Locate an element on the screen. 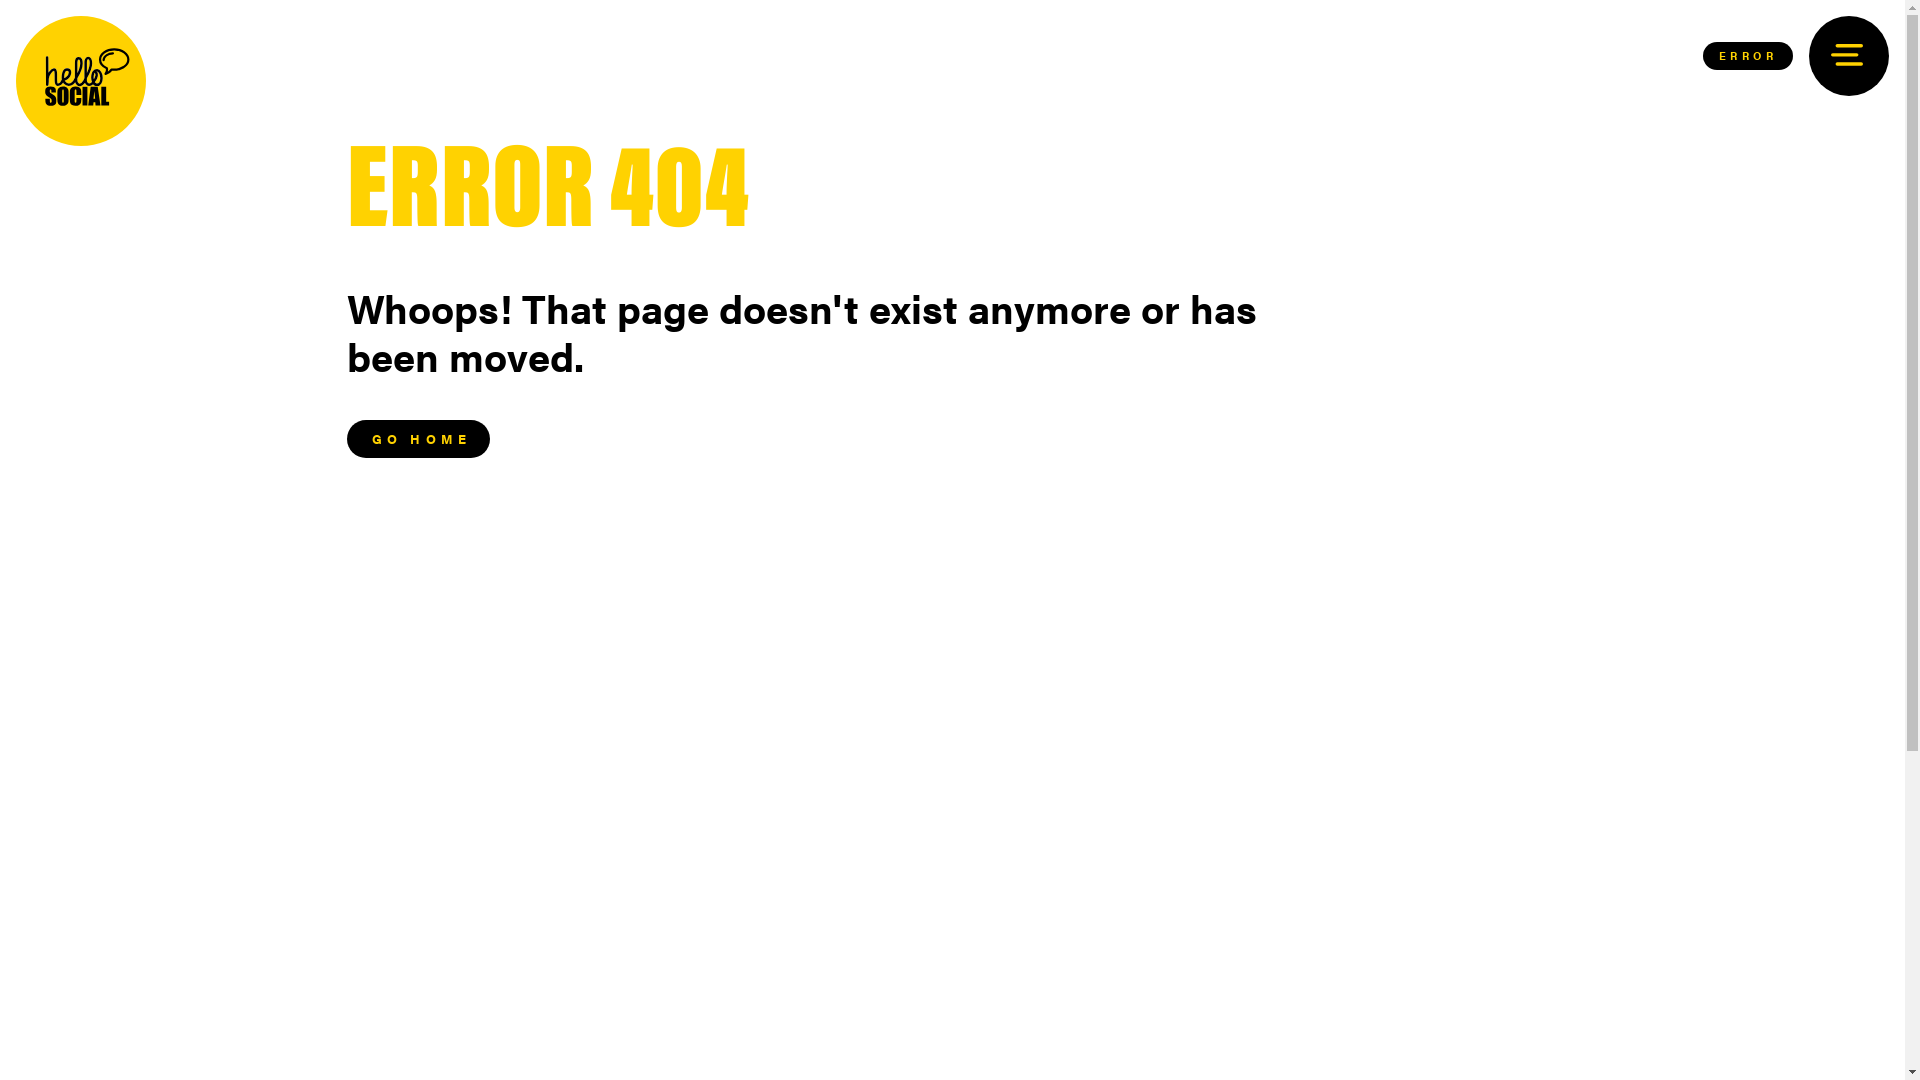 This screenshot has height=1080, width=1920. 'GO HOME' is located at coordinates (416, 438).